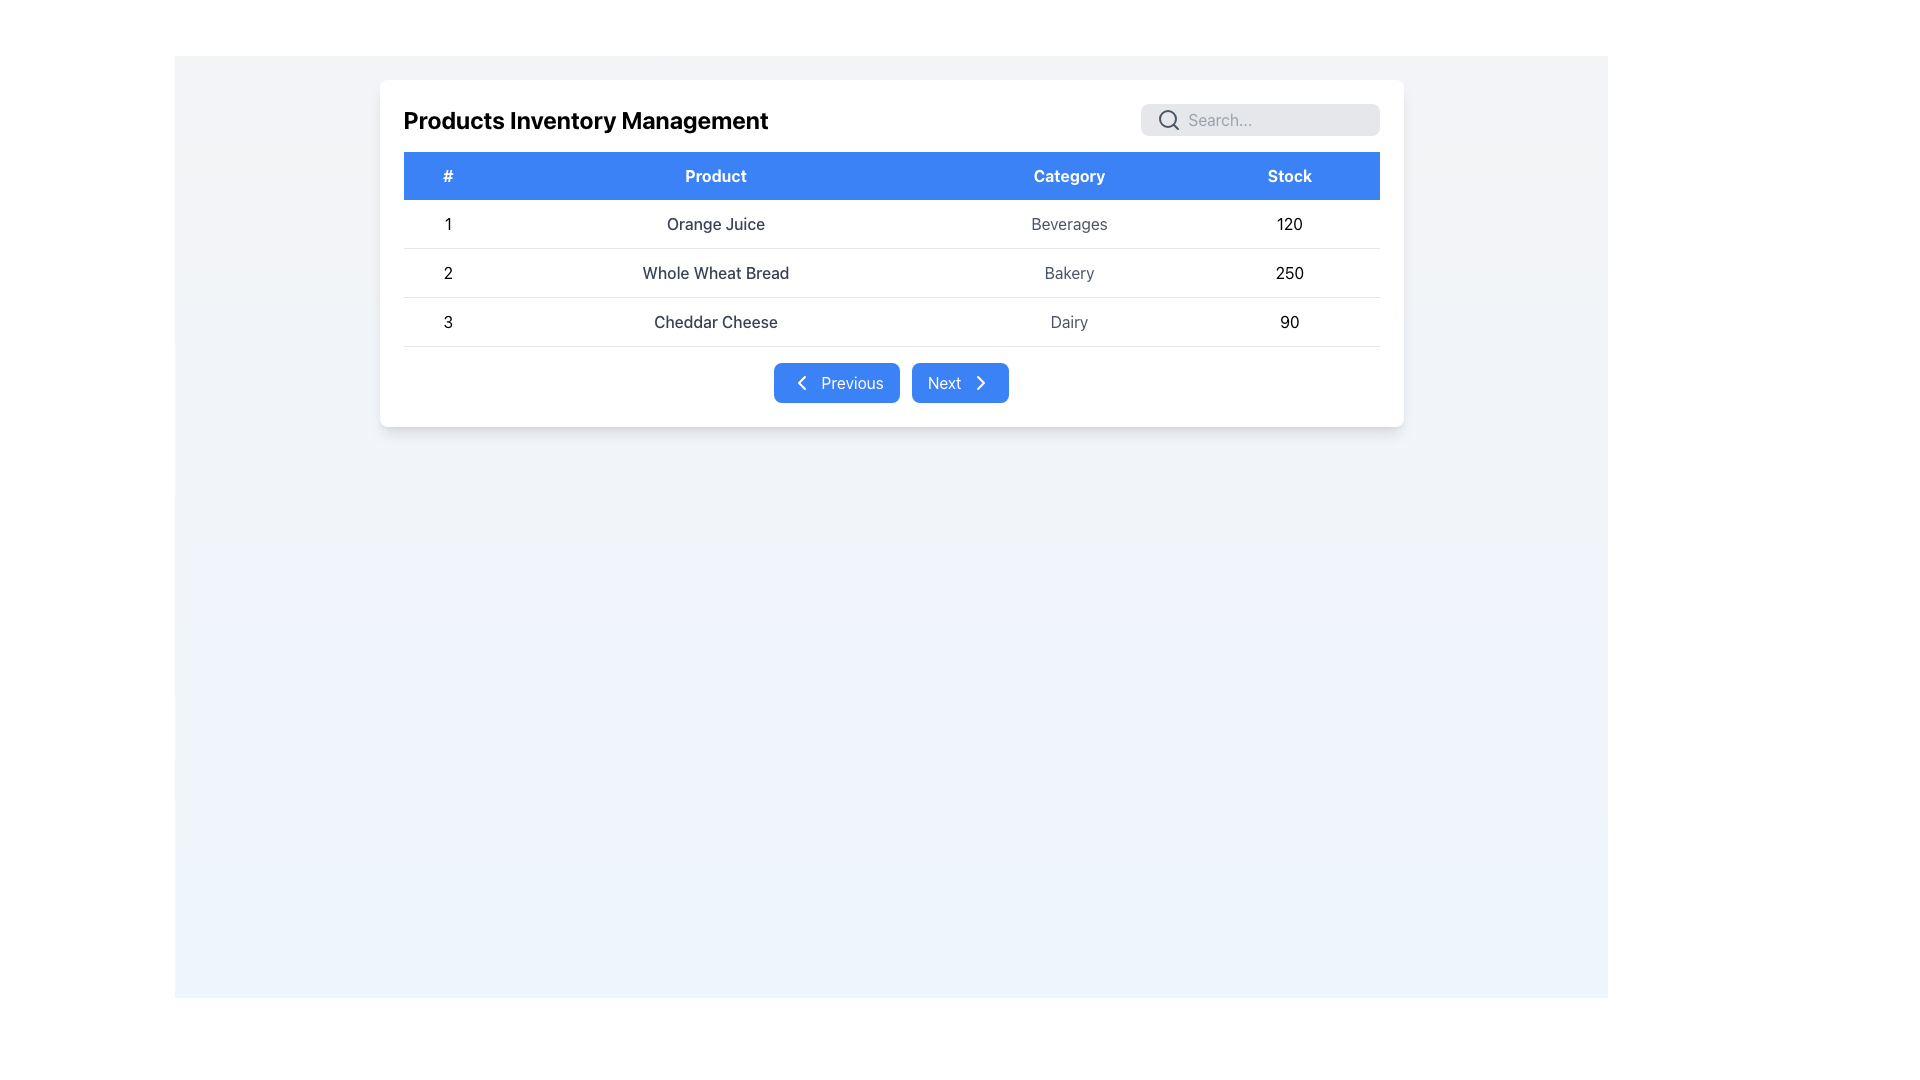 The width and height of the screenshot is (1920, 1080). Describe the element at coordinates (1068, 320) in the screenshot. I see `the information in the category label for 'Cheddar Cheese' located in the third row of the table under the 'Category' column` at that location.